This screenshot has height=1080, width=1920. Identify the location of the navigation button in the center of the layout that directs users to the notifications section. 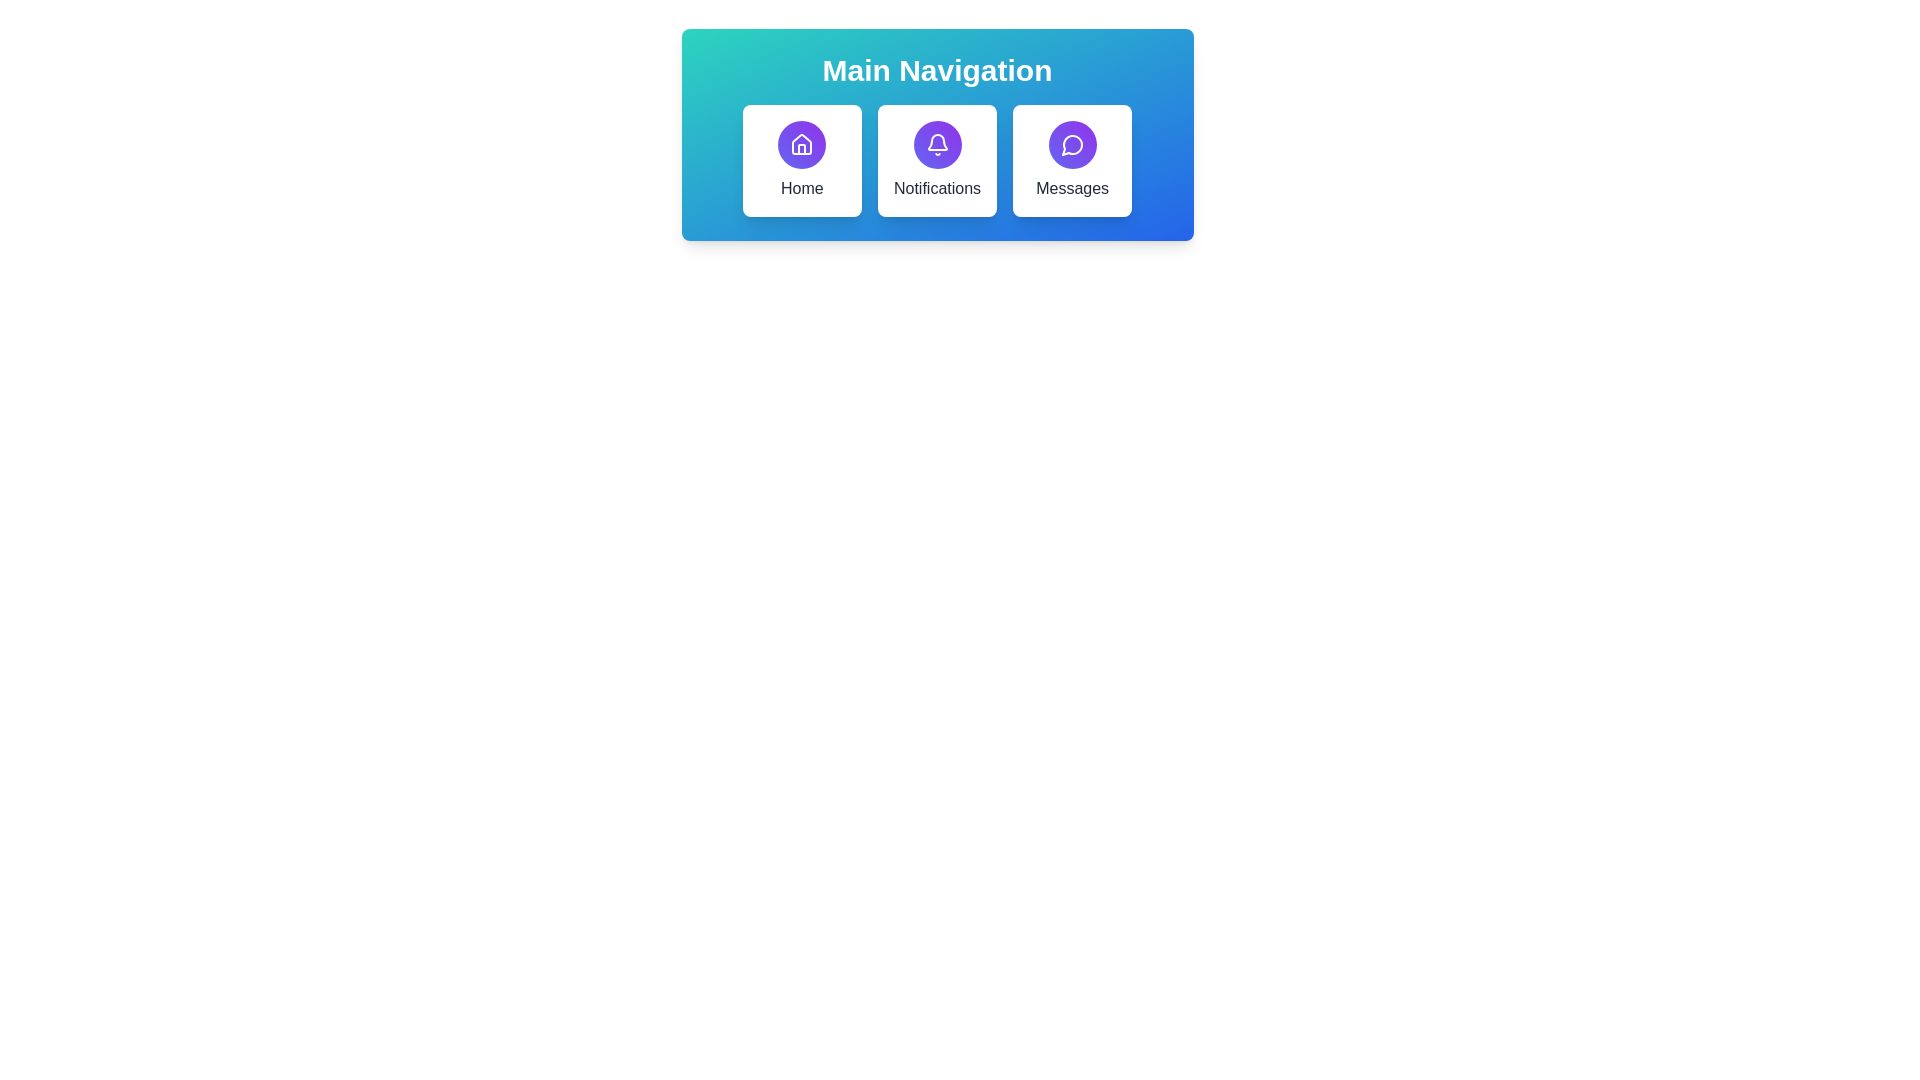
(936, 160).